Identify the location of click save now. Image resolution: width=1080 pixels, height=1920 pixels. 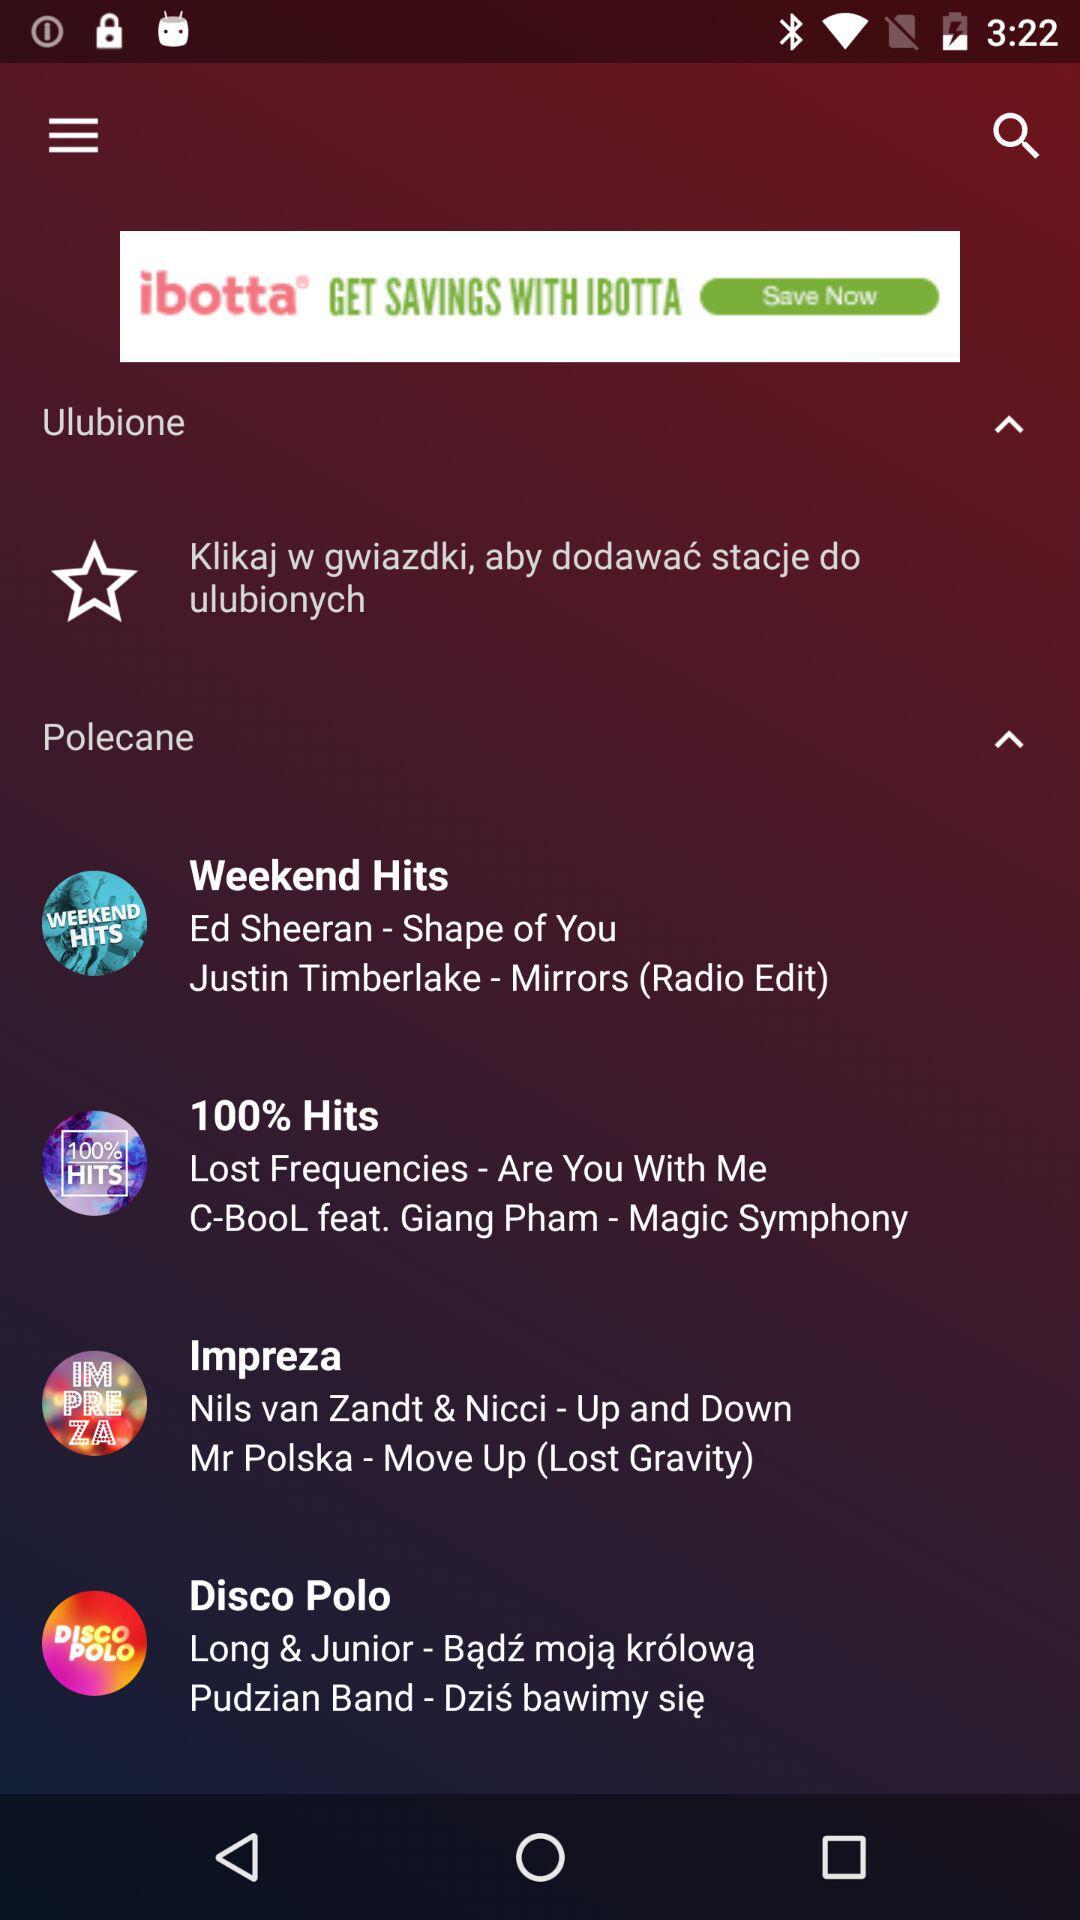
(540, 295).